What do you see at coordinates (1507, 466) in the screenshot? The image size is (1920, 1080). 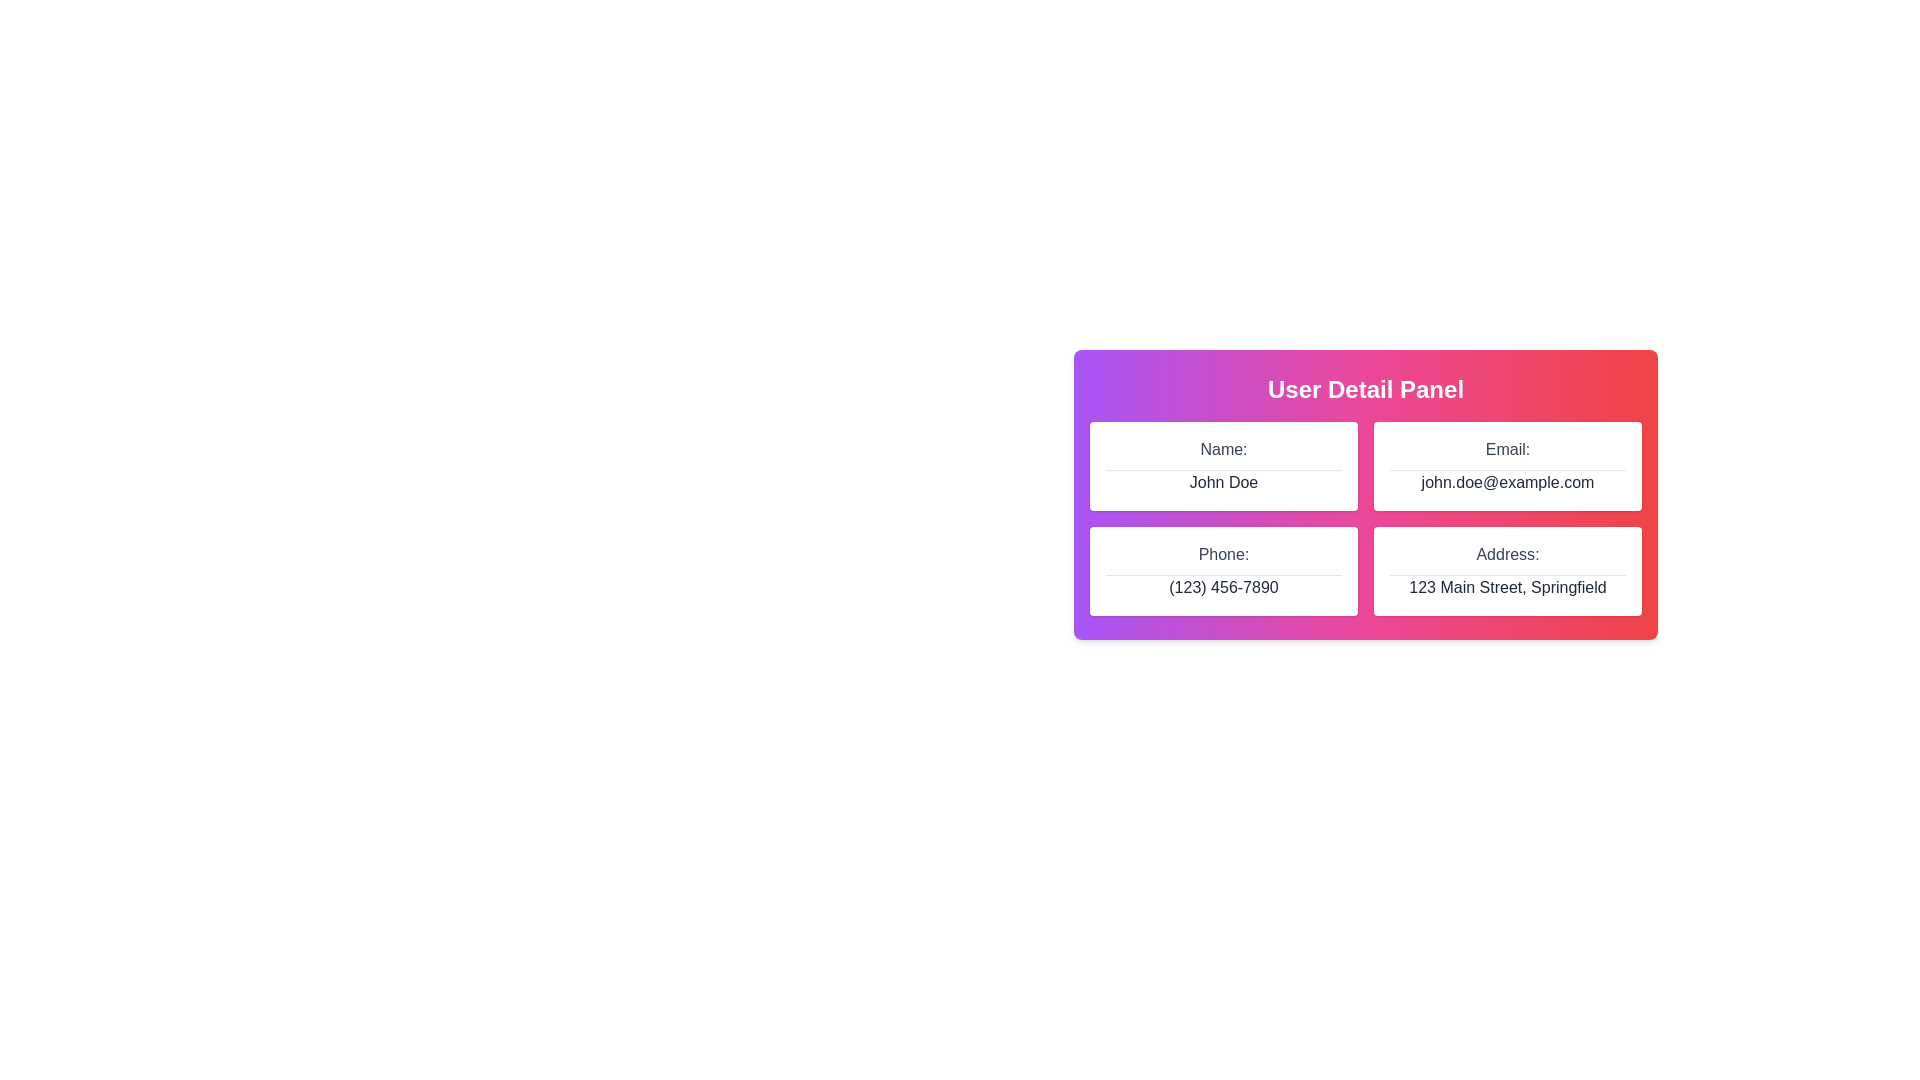 I see `the Information card element that displays 'Email:' and 'john.doe@example.com', located in the second column of the grid` at bounding box center [1507, 466].